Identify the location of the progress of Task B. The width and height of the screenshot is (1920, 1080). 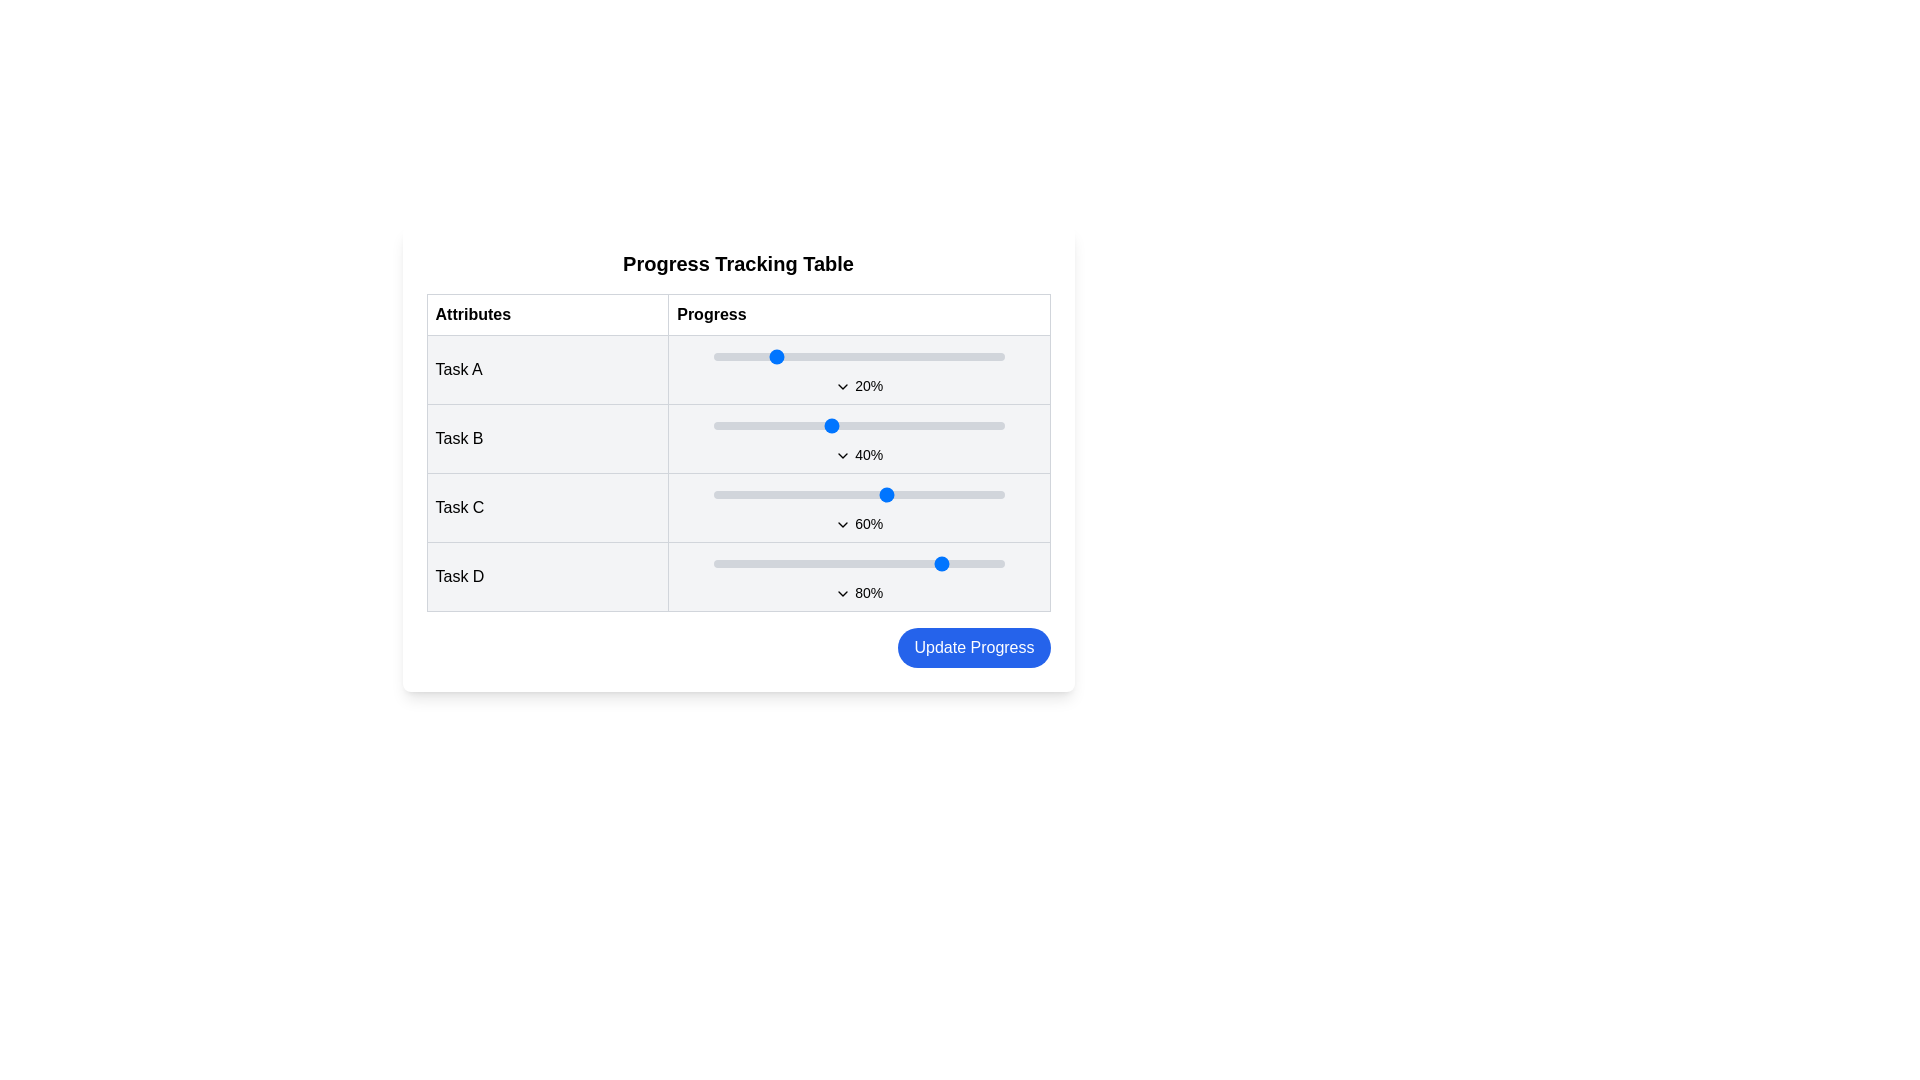
(767, 424).